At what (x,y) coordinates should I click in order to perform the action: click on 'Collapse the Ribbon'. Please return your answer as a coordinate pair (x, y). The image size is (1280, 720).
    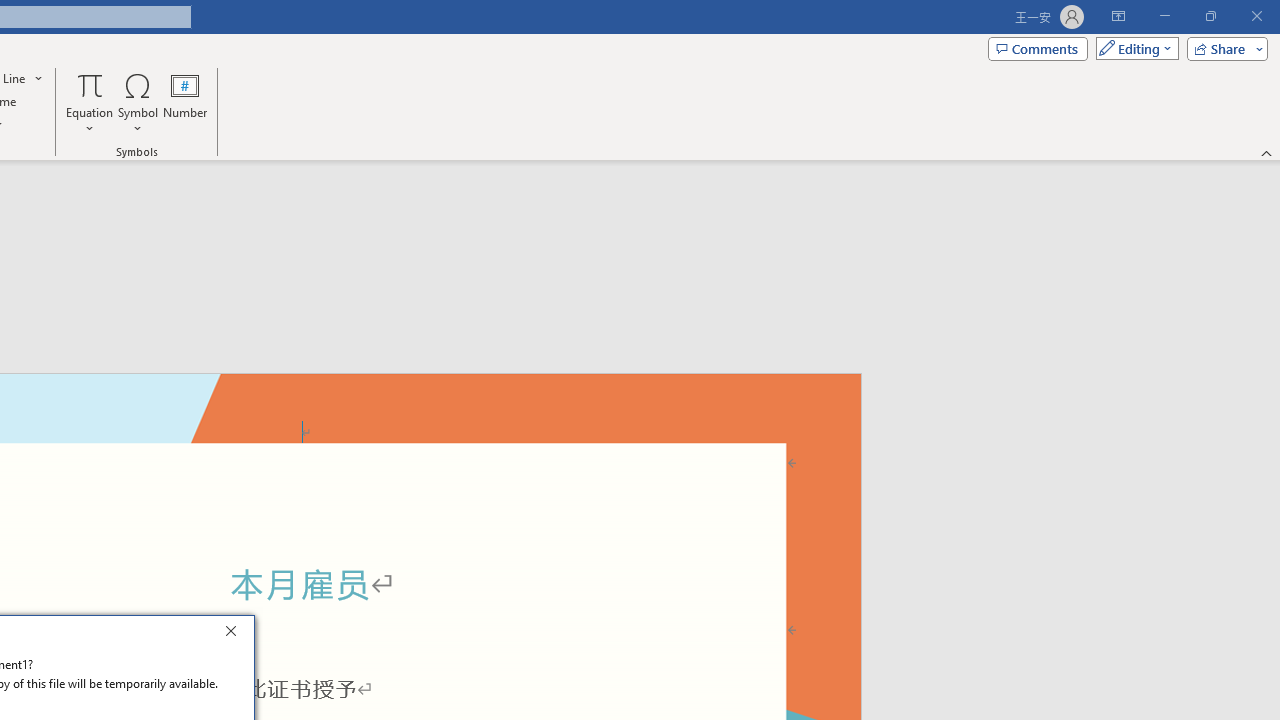
    Looking at the image, I should click on (1266, 152).